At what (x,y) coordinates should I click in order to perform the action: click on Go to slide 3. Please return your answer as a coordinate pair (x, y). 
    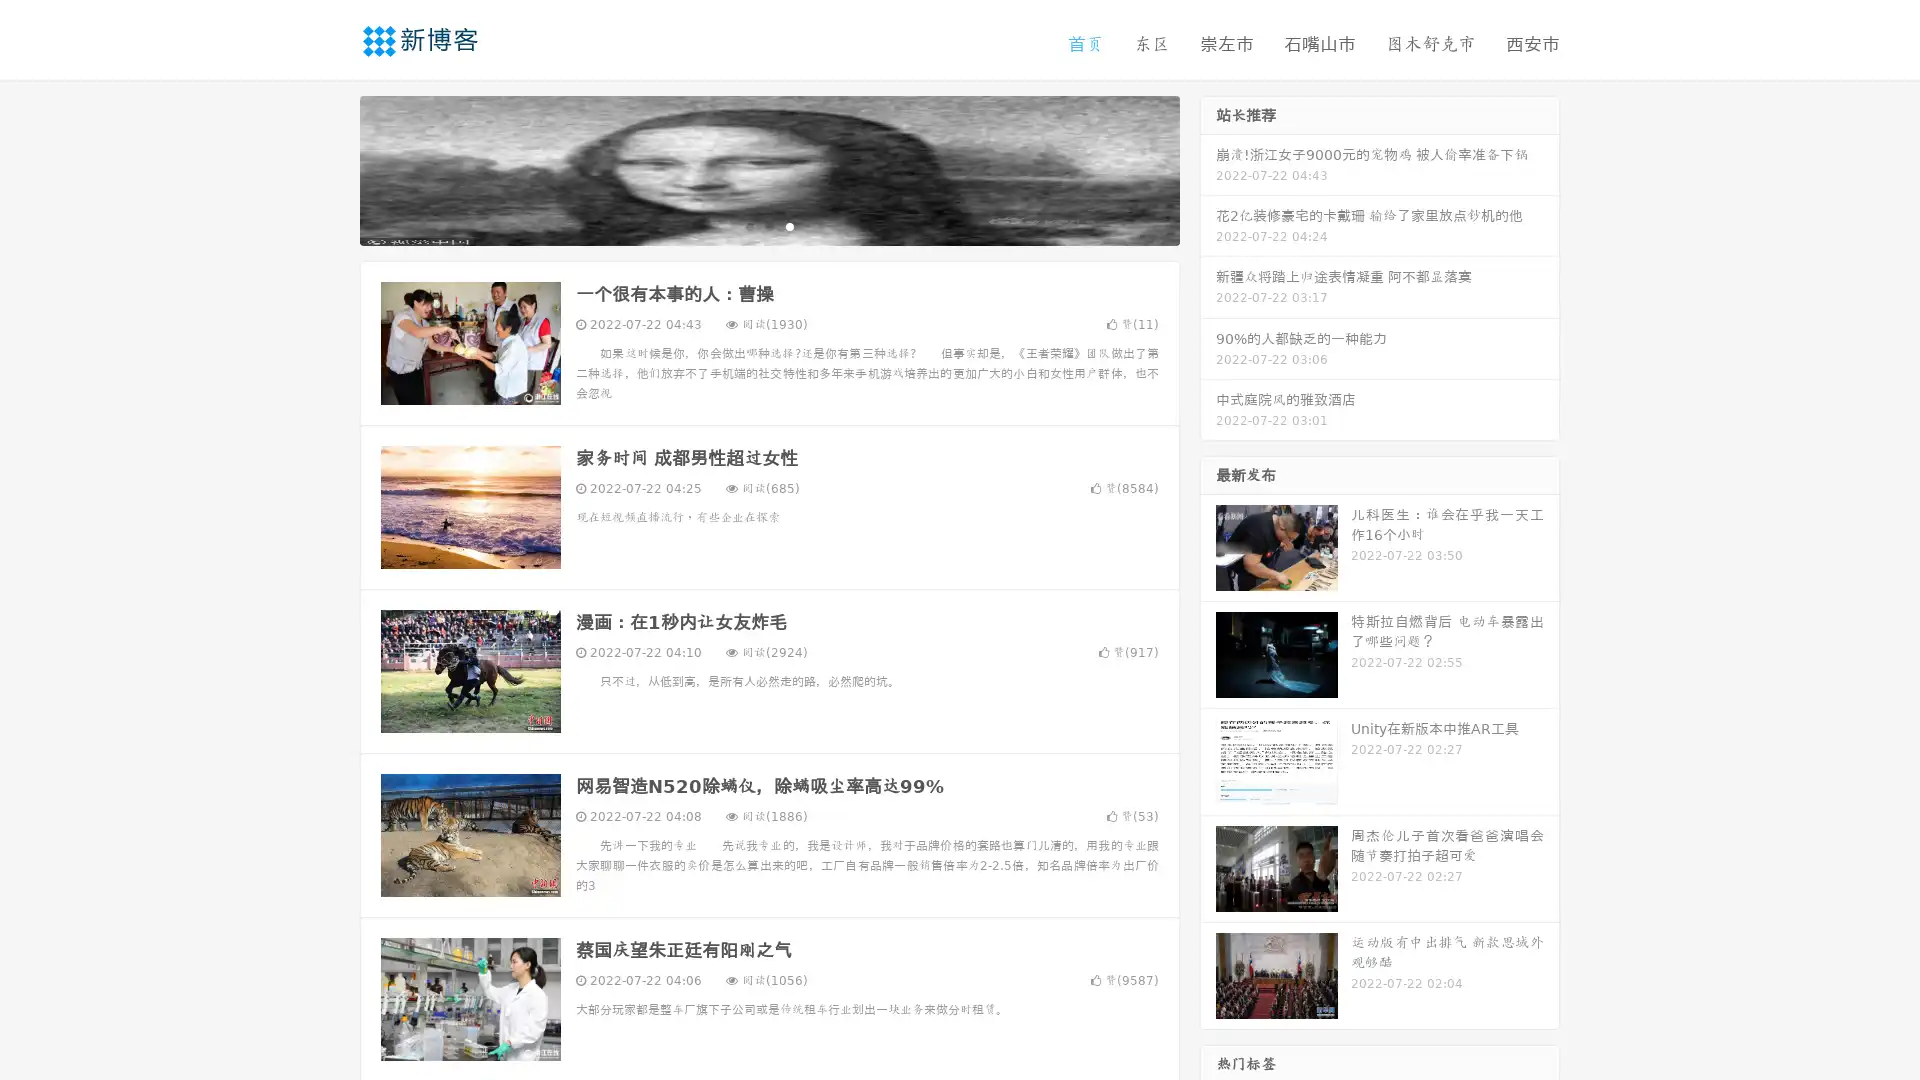
    Looking at the image, I should click on (789, 225).